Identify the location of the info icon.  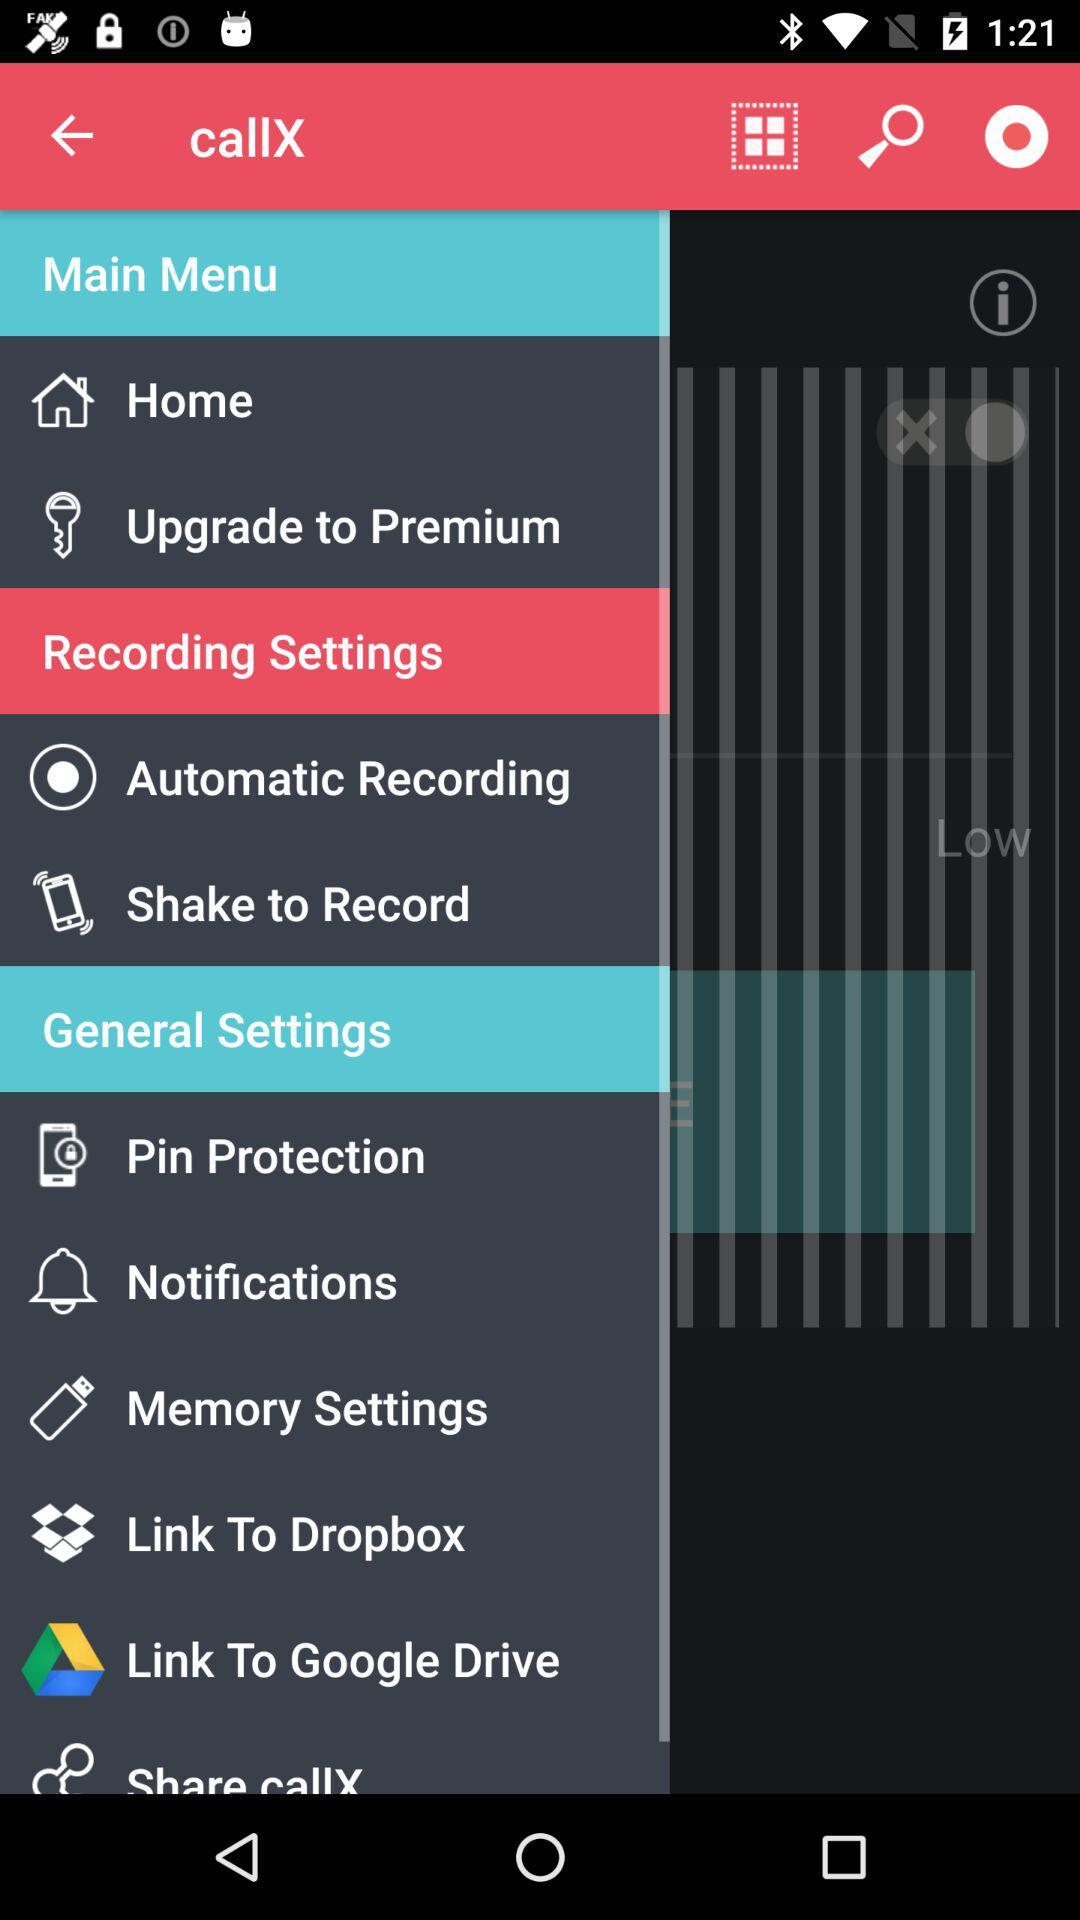
(1015, 272).